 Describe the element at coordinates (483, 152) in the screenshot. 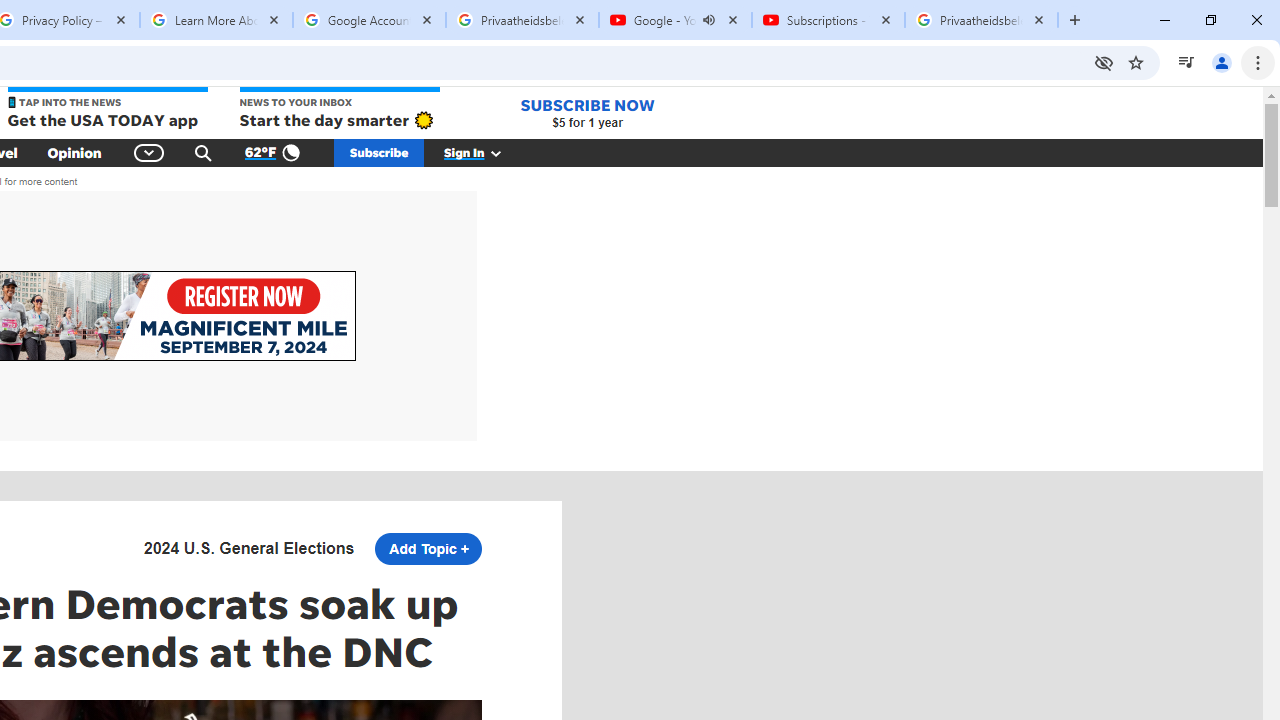

I see `'Sign In'` at that location.